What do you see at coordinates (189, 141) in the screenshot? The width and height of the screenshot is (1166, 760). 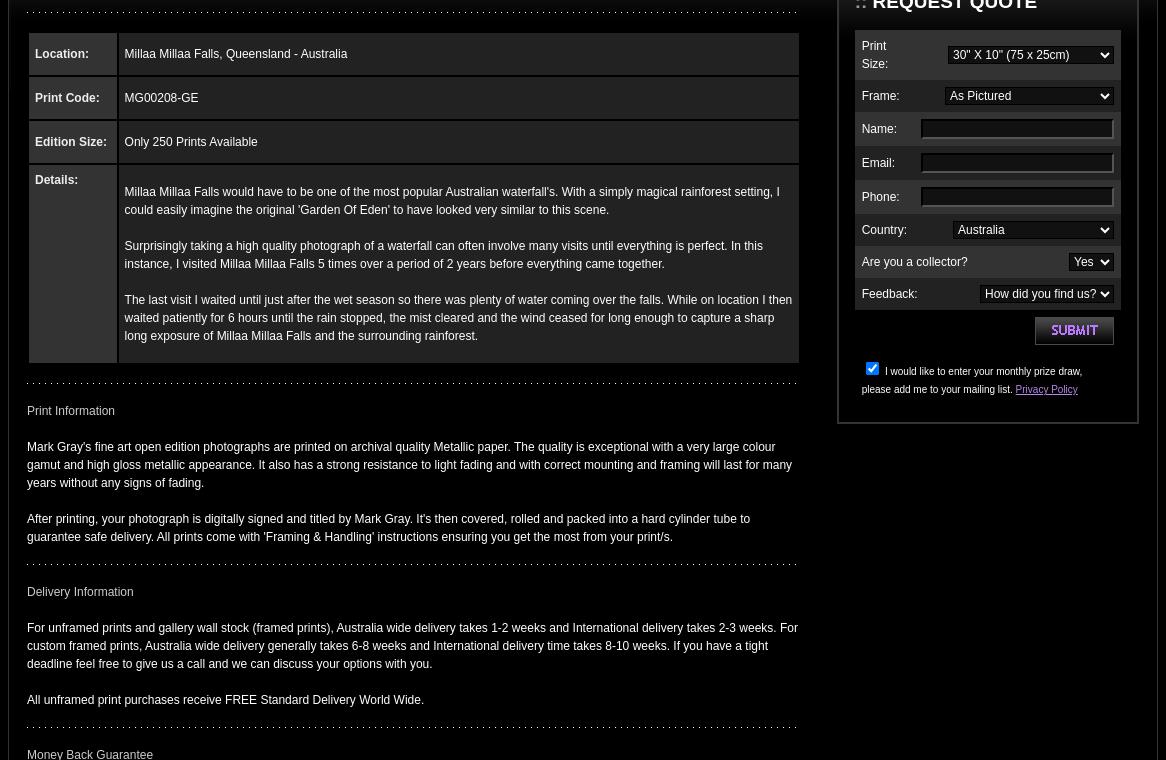 I see `'Only 250 Prints Available'` at bounding box center [189, 141].